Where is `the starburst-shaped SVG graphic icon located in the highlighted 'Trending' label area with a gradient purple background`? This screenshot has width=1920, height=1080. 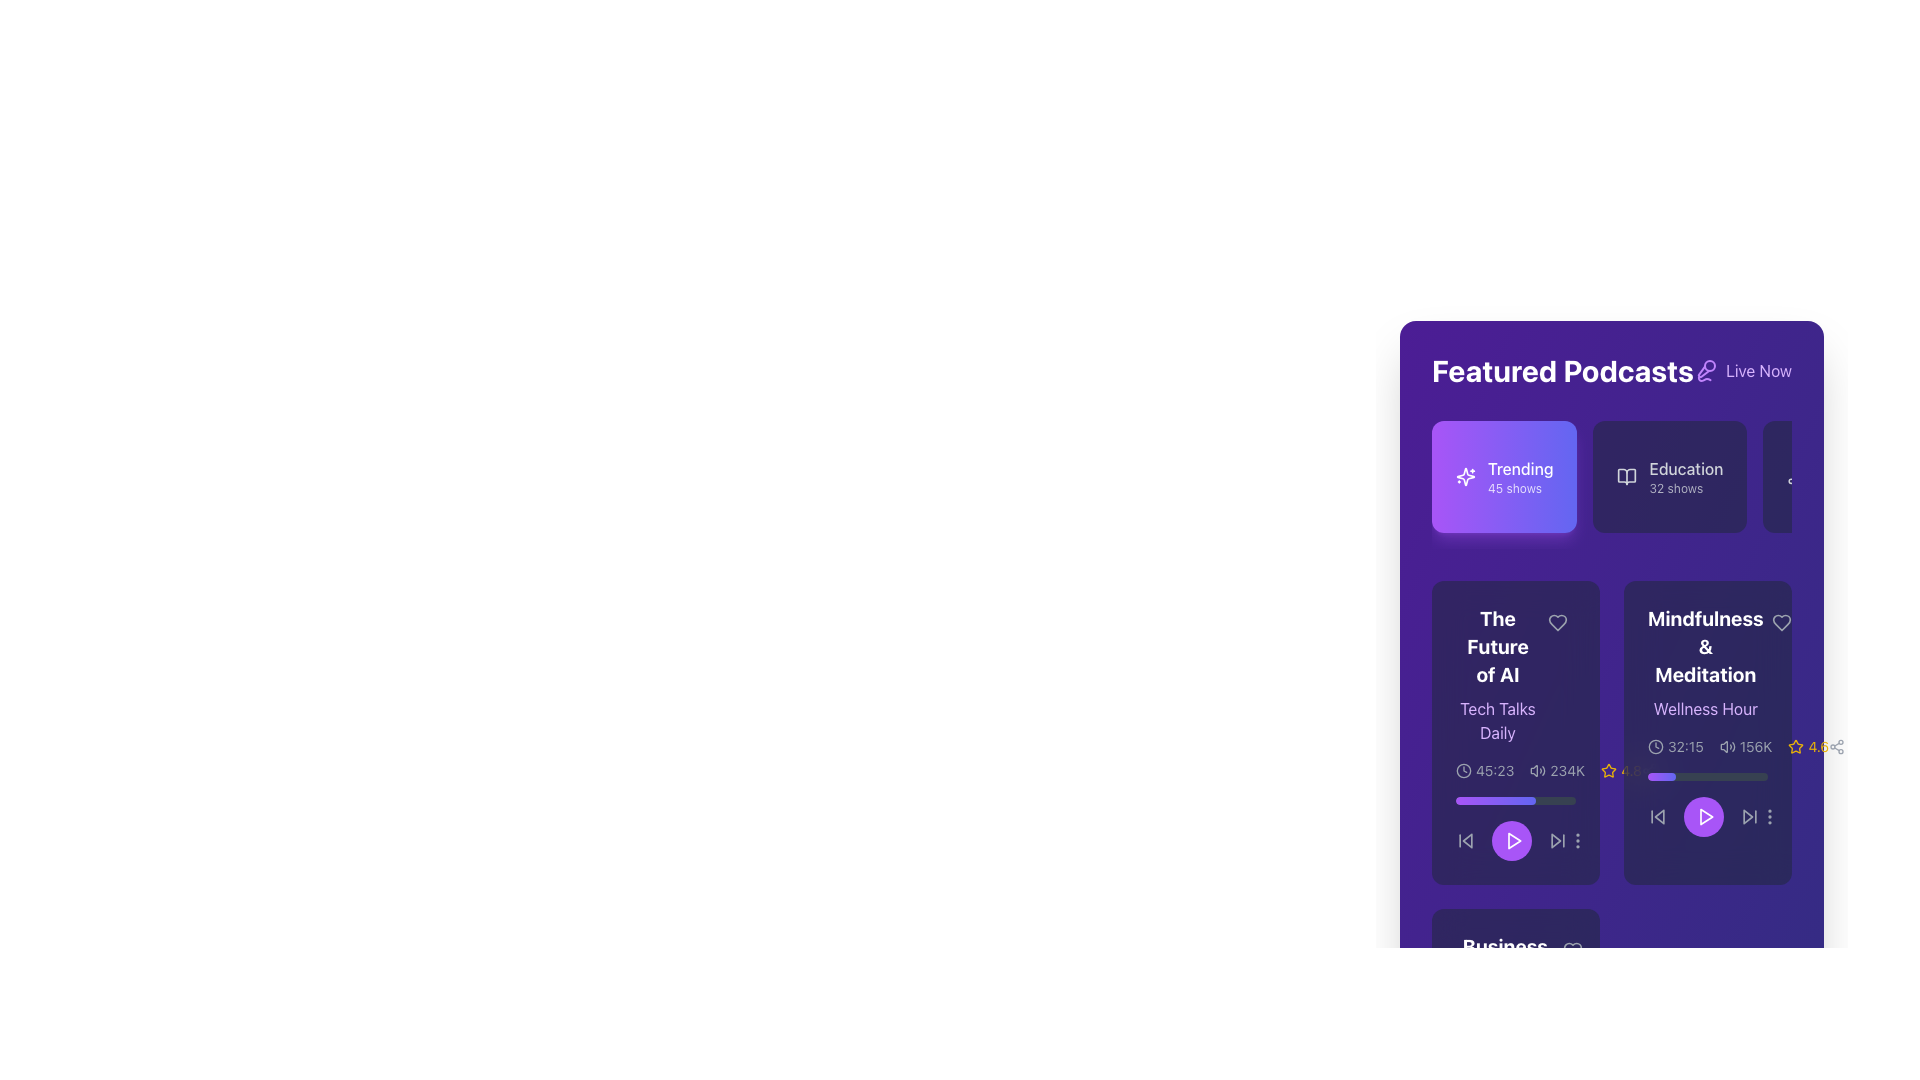
the starburst-shaped SVG graphic icon located in the highlighted 'Trending' label area with a gradient purple background is located at coordinates (1465, 477).